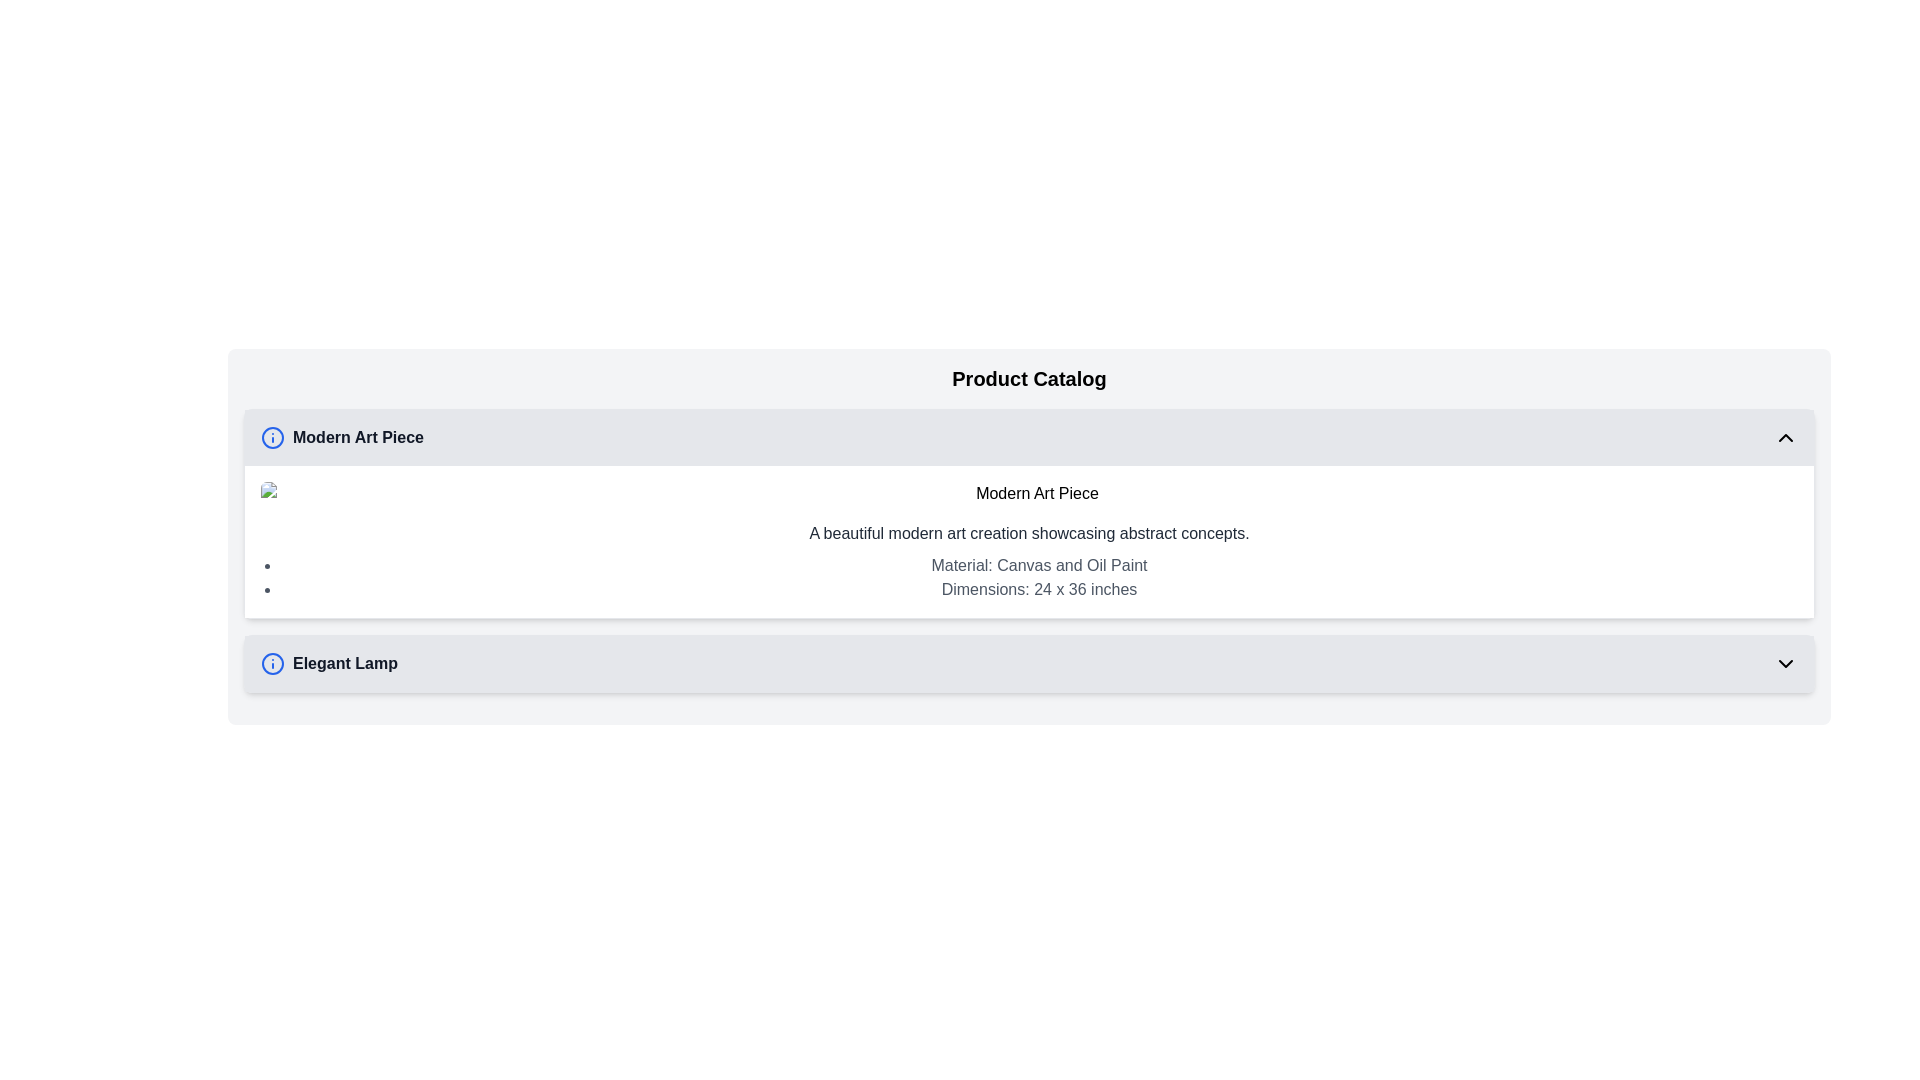 The width and height of the screenshot is (1920, 1080). I want to click on the toggle icon on the far-right side of the header bar labeled 'Modern Art Piece', so click(1785, 437).